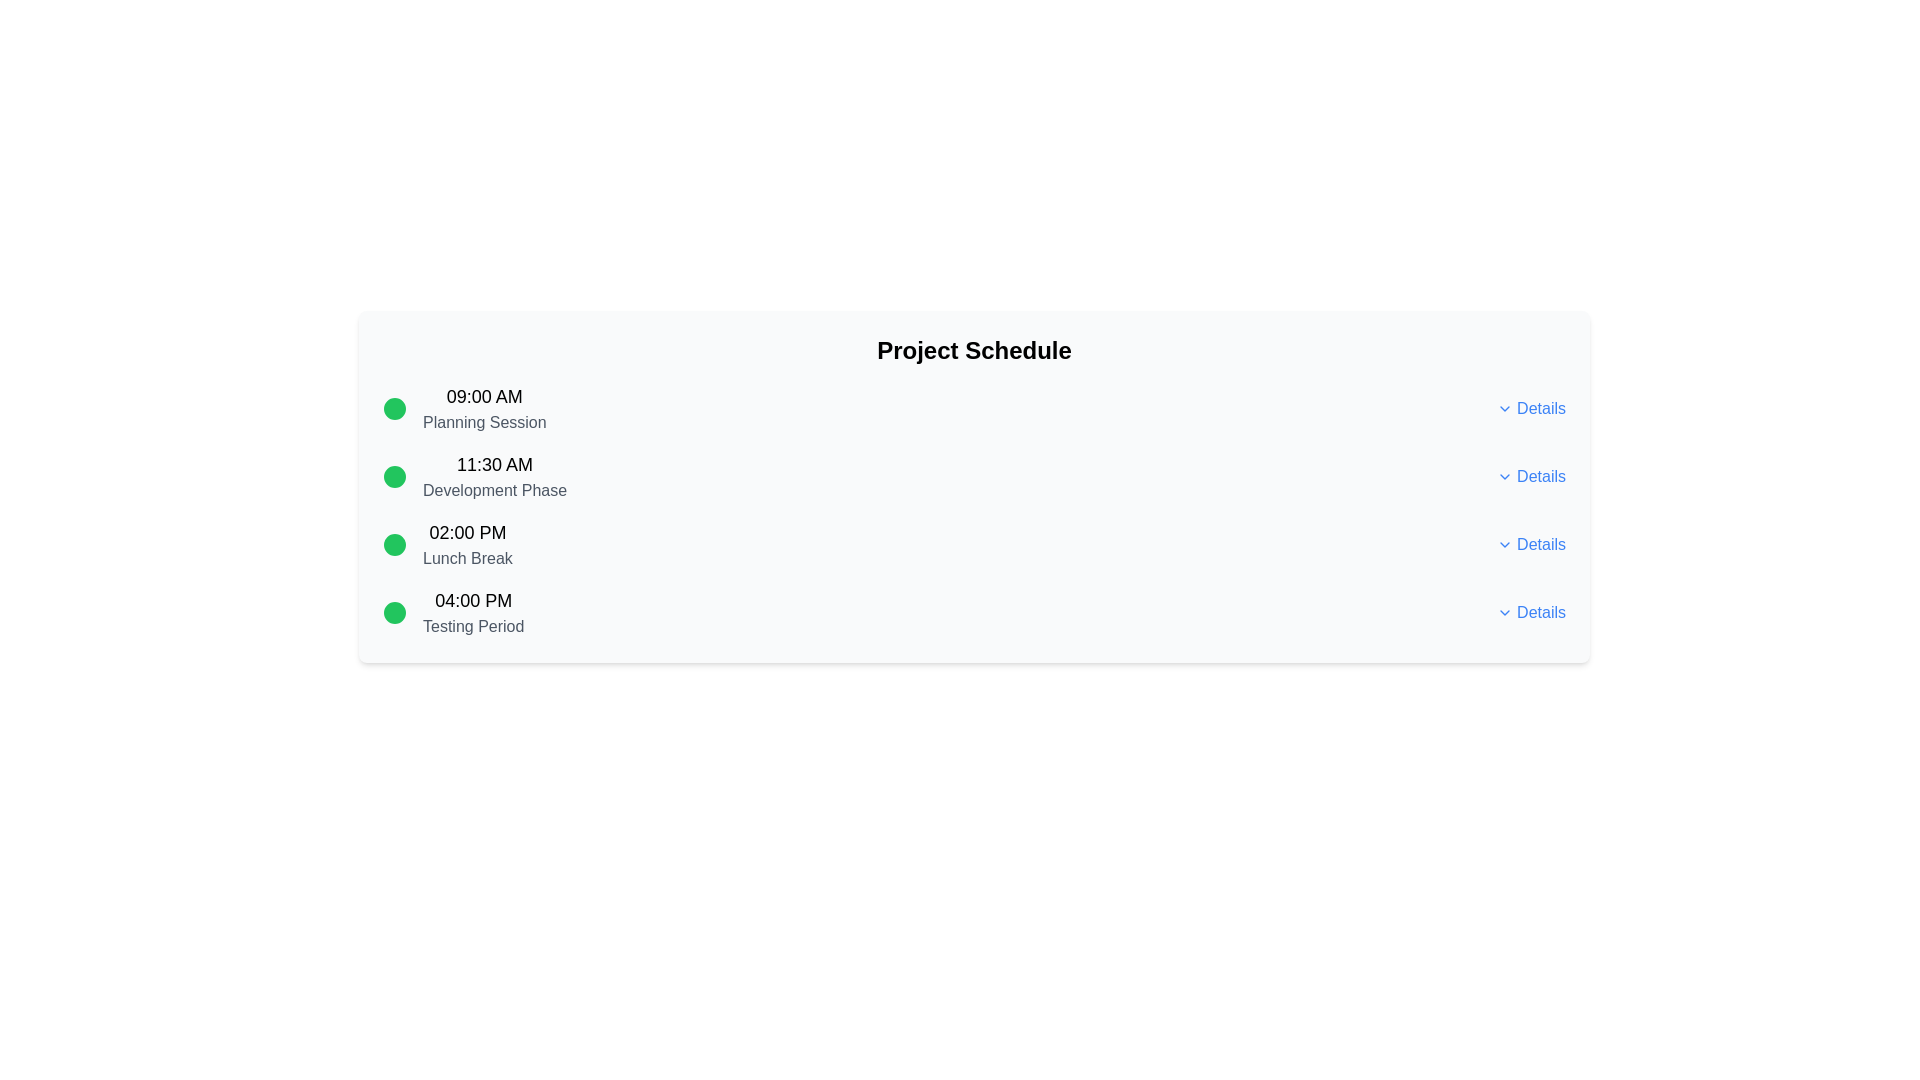 This screenshot has width=1920, height=1080. What do you see at coordinates (1530, 544) in the screenshot?
I see `the button located in the rightmost section of the '02:00 PM Lunch Break' schedule row` at bounding box center [1530, 544].